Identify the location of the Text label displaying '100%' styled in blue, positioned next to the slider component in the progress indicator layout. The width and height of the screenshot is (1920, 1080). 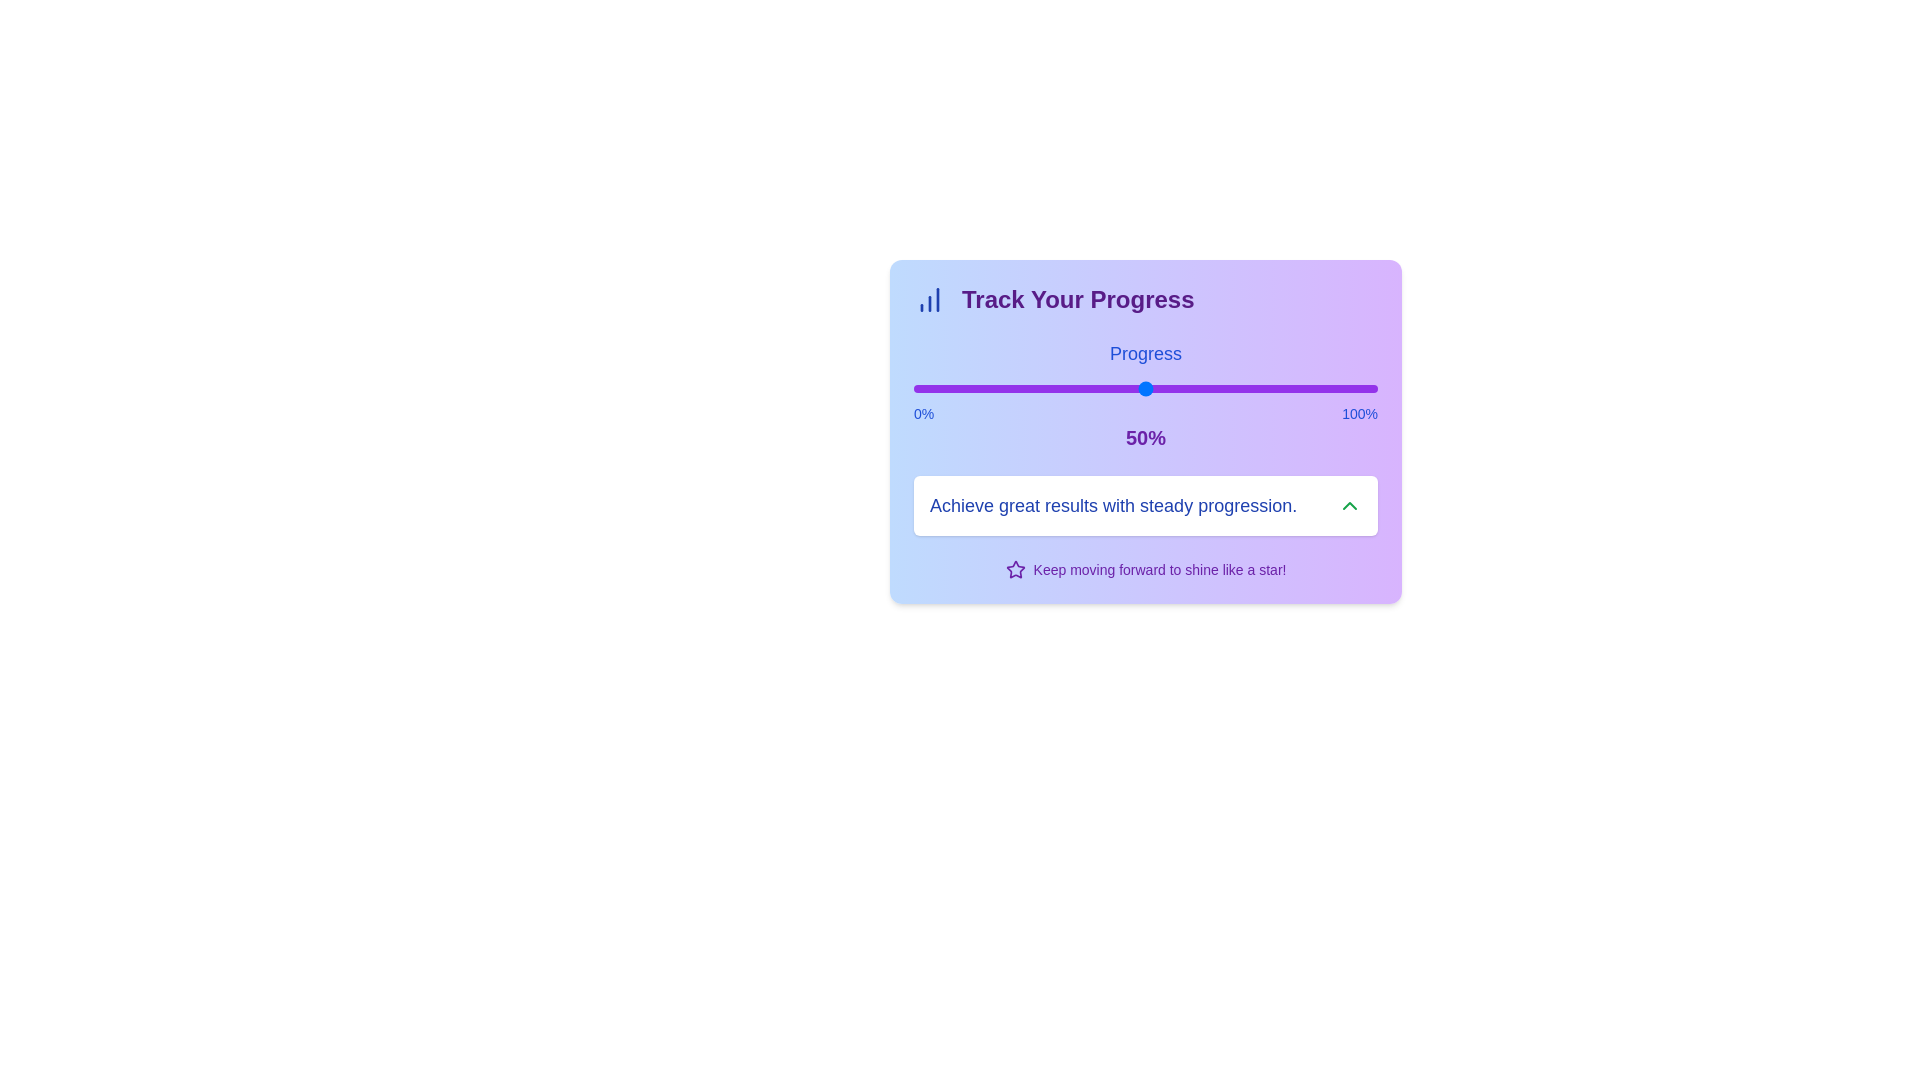
(1360, 412).